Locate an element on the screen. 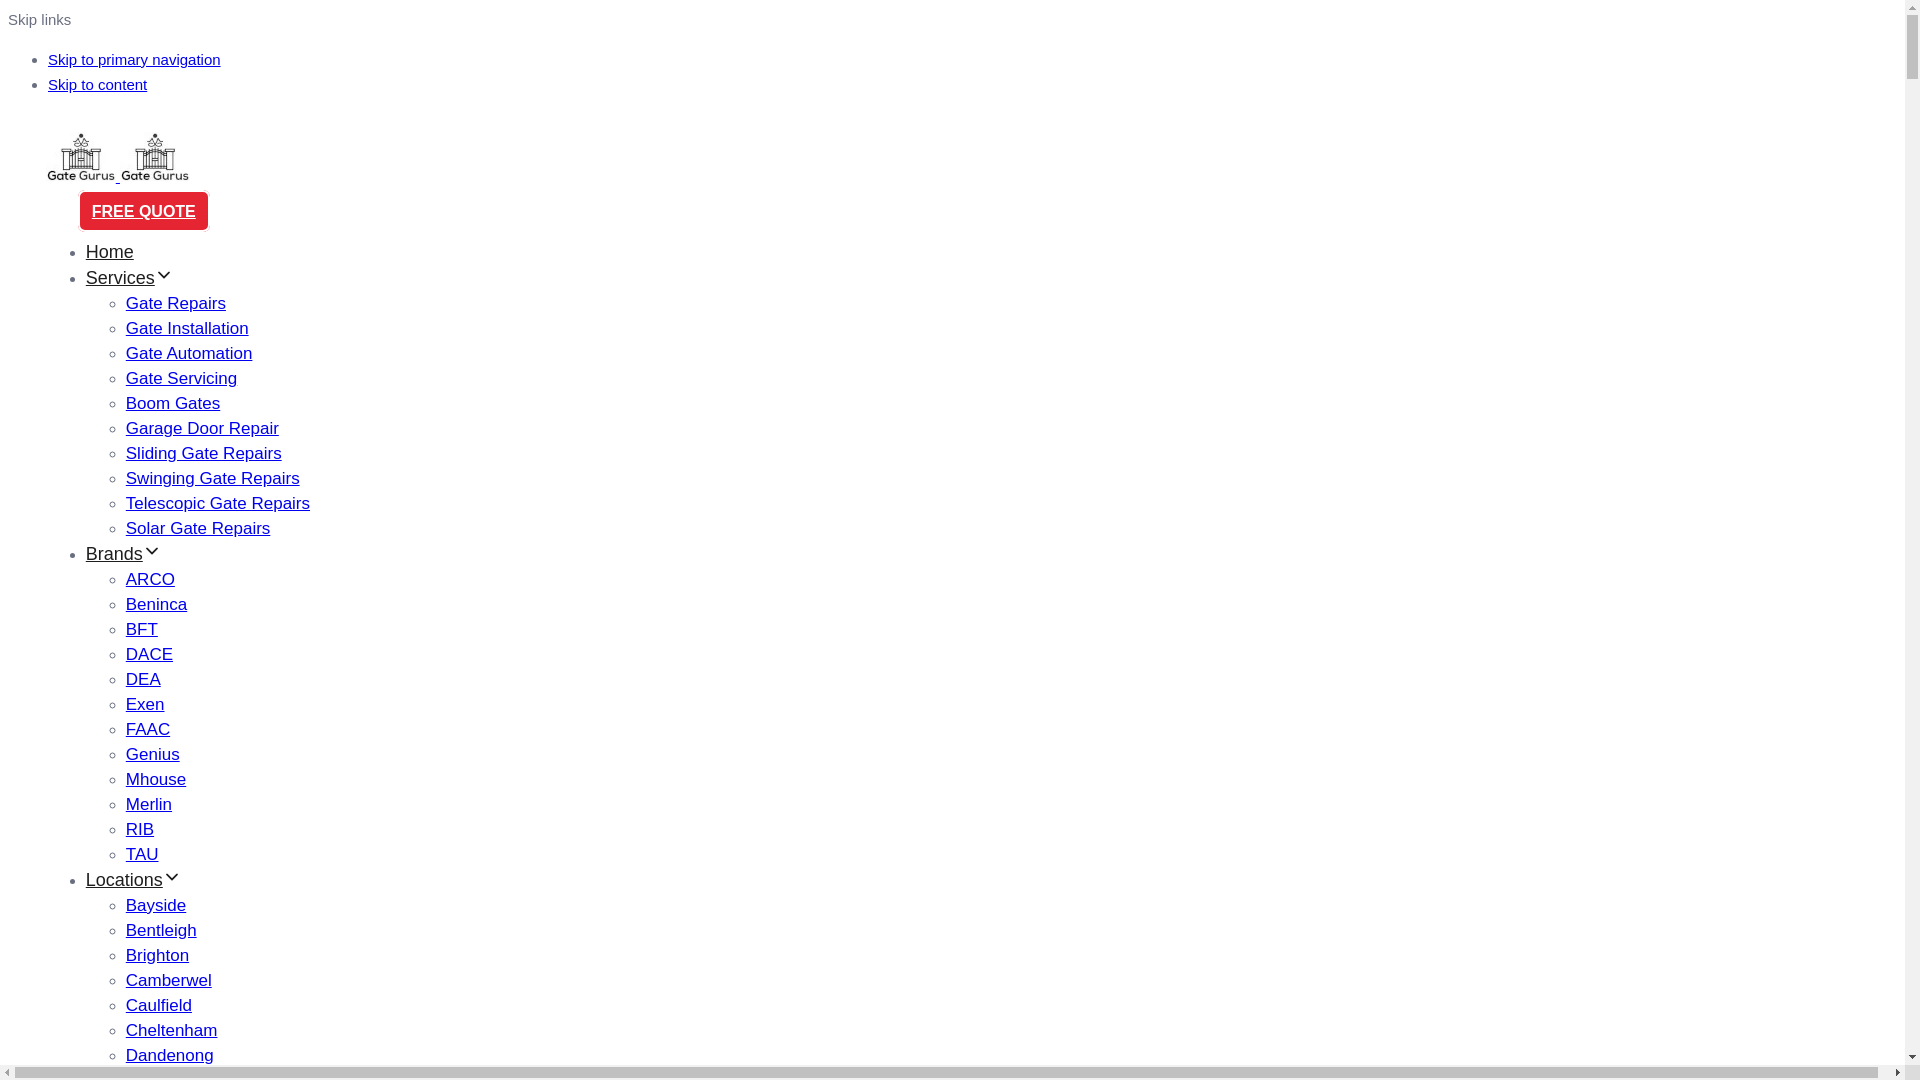  'RIB' is located at coordinates (138, 829).